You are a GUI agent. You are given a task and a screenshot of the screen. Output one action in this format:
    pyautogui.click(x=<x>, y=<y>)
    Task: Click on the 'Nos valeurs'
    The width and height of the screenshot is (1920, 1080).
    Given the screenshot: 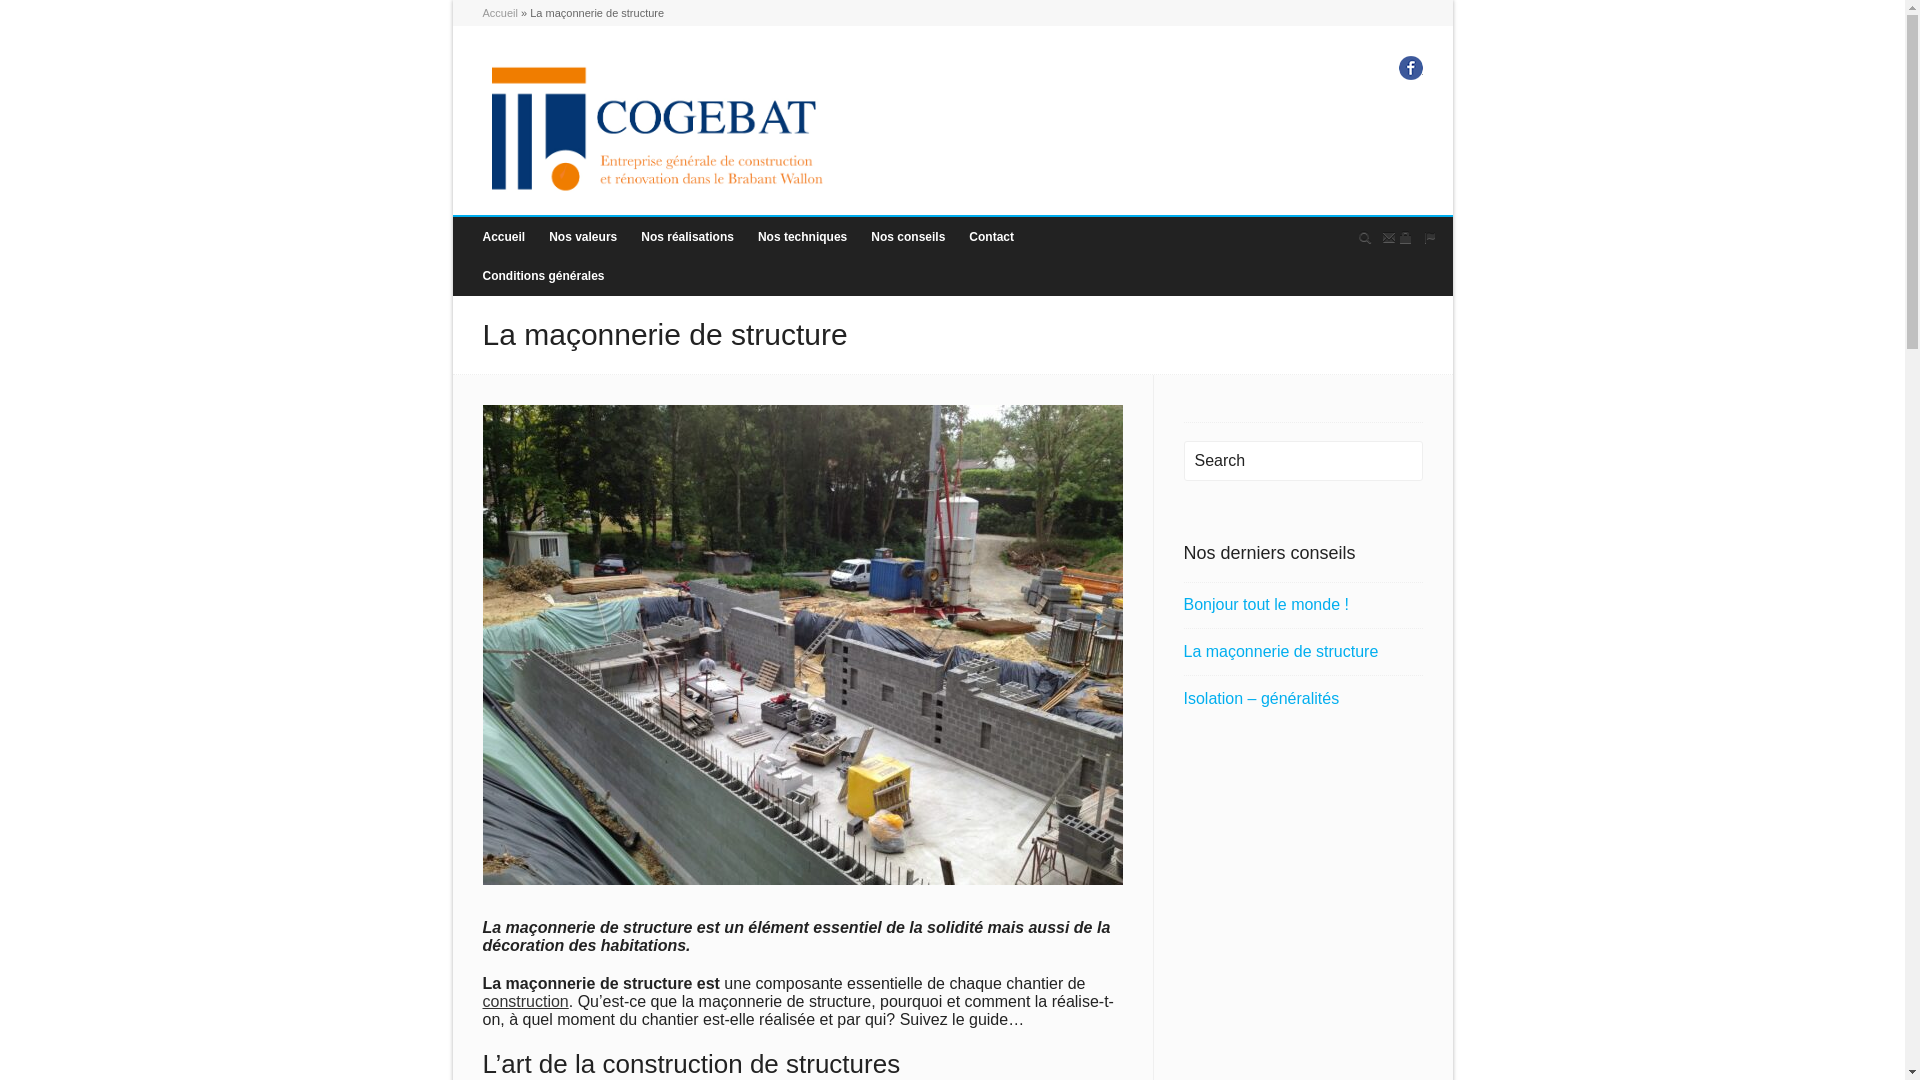 What is the action you would take?
    pyautogui.click(x=581, y=236)
    